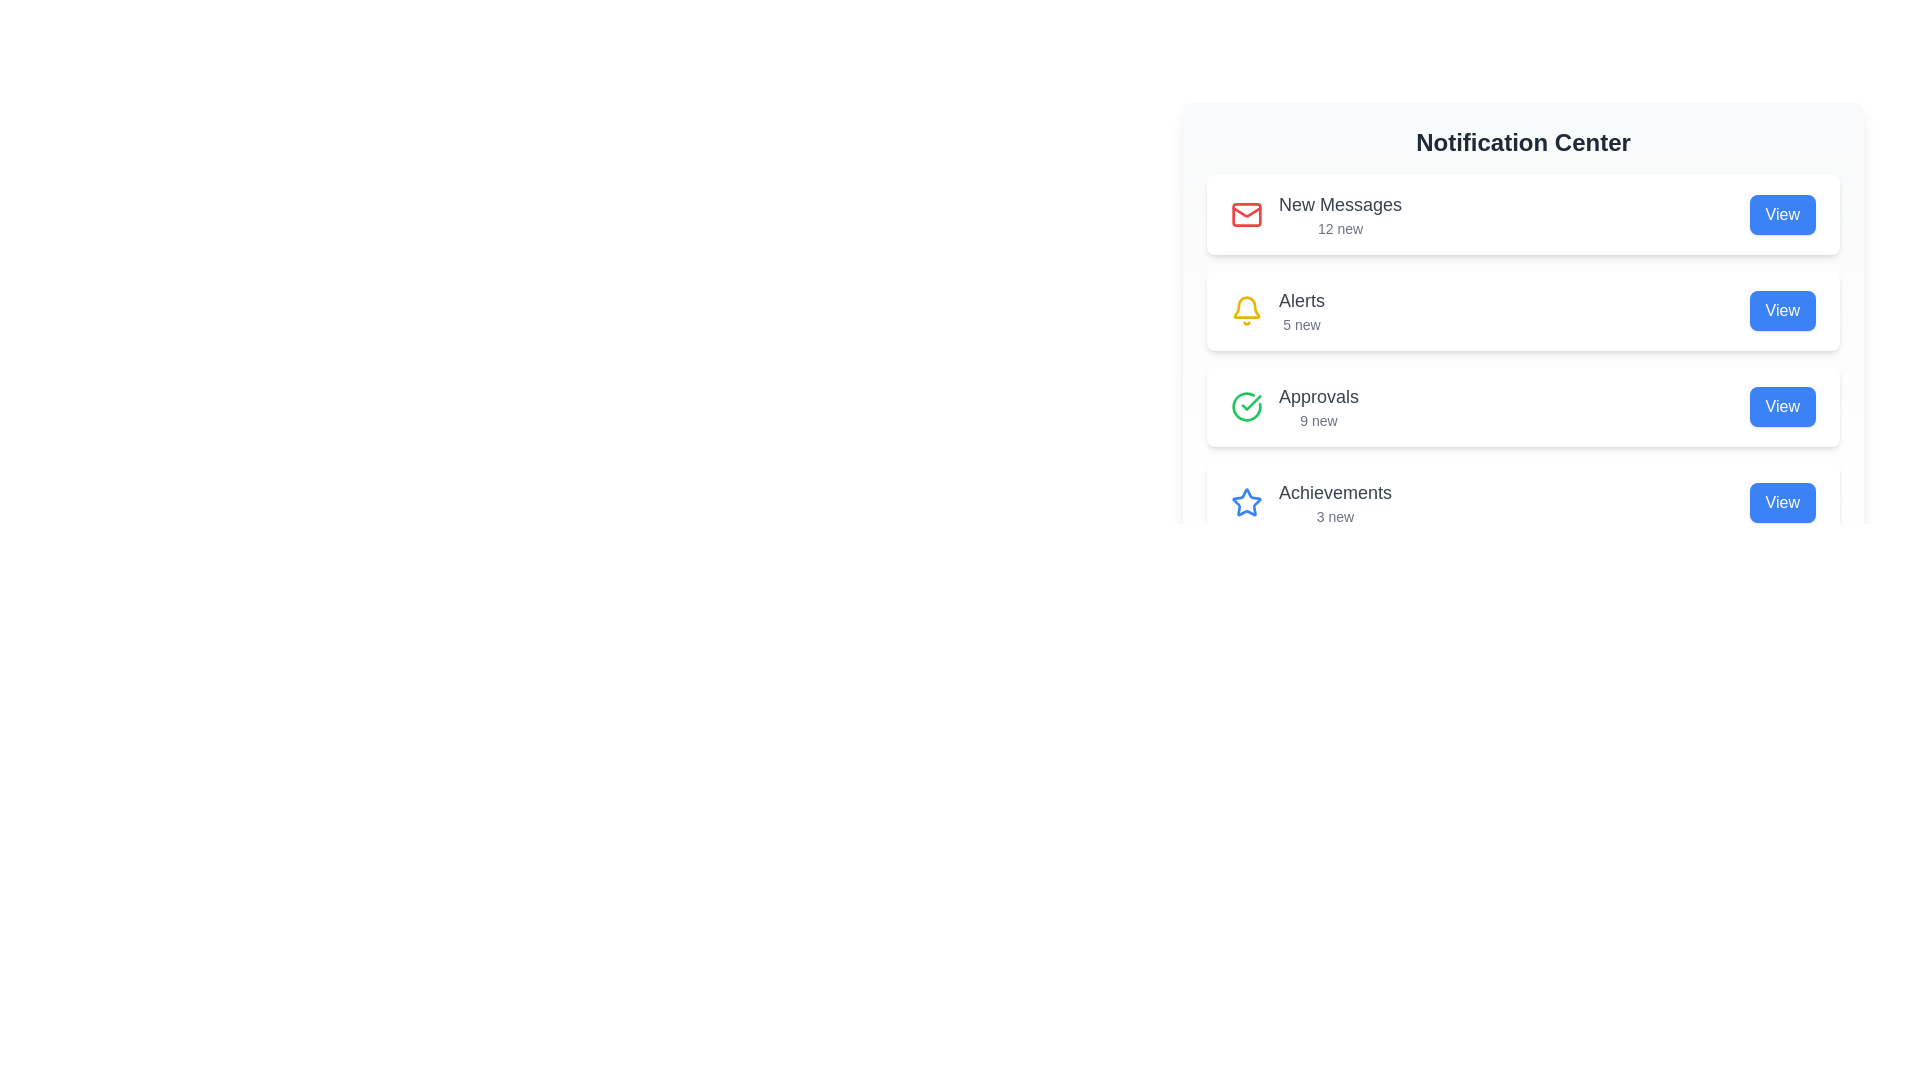  I want to click on informational text displaying 'Achievements' with the subtext '3 new' notifications, located in the Notification Center below the 'Approvals' item, so click(1335, 501).